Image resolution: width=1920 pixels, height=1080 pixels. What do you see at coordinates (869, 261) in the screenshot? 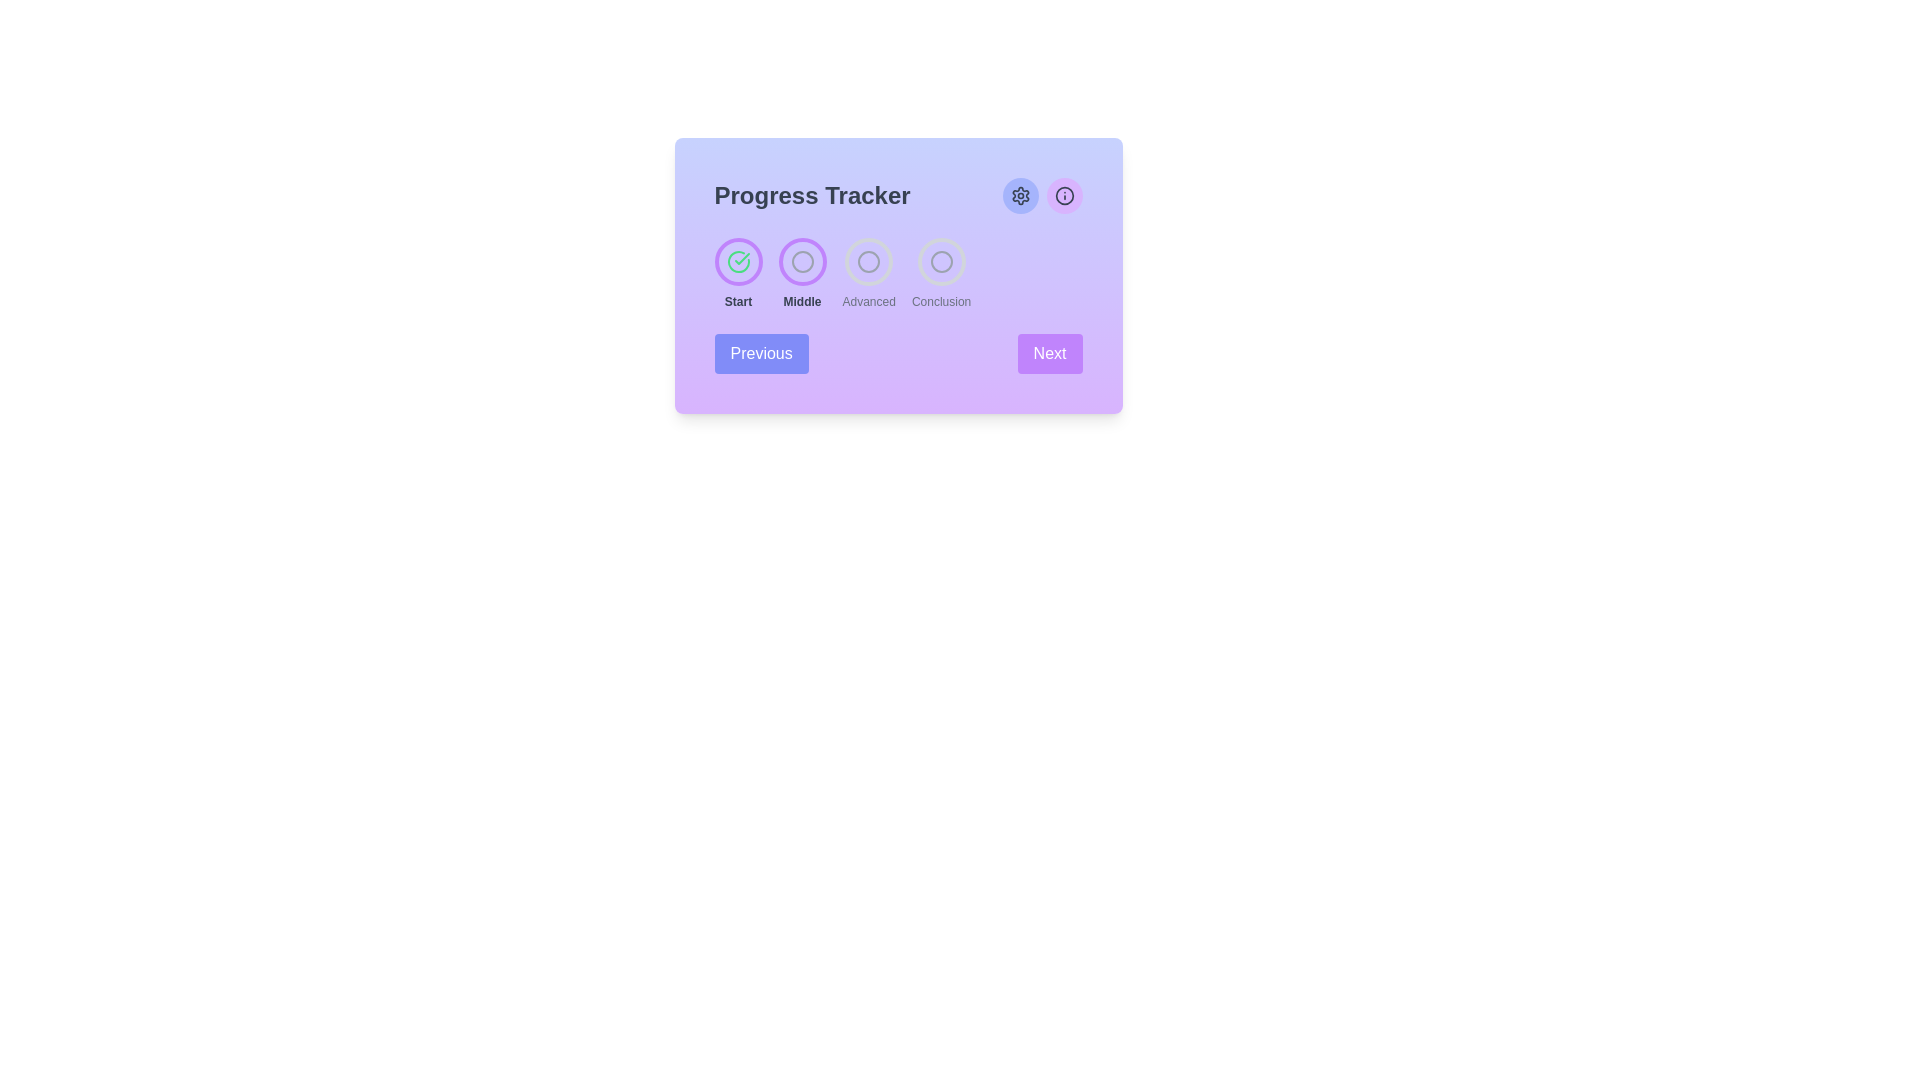
I see `the 'Advanced' step marker in the progress tracker` at bounding box center [869, 261].